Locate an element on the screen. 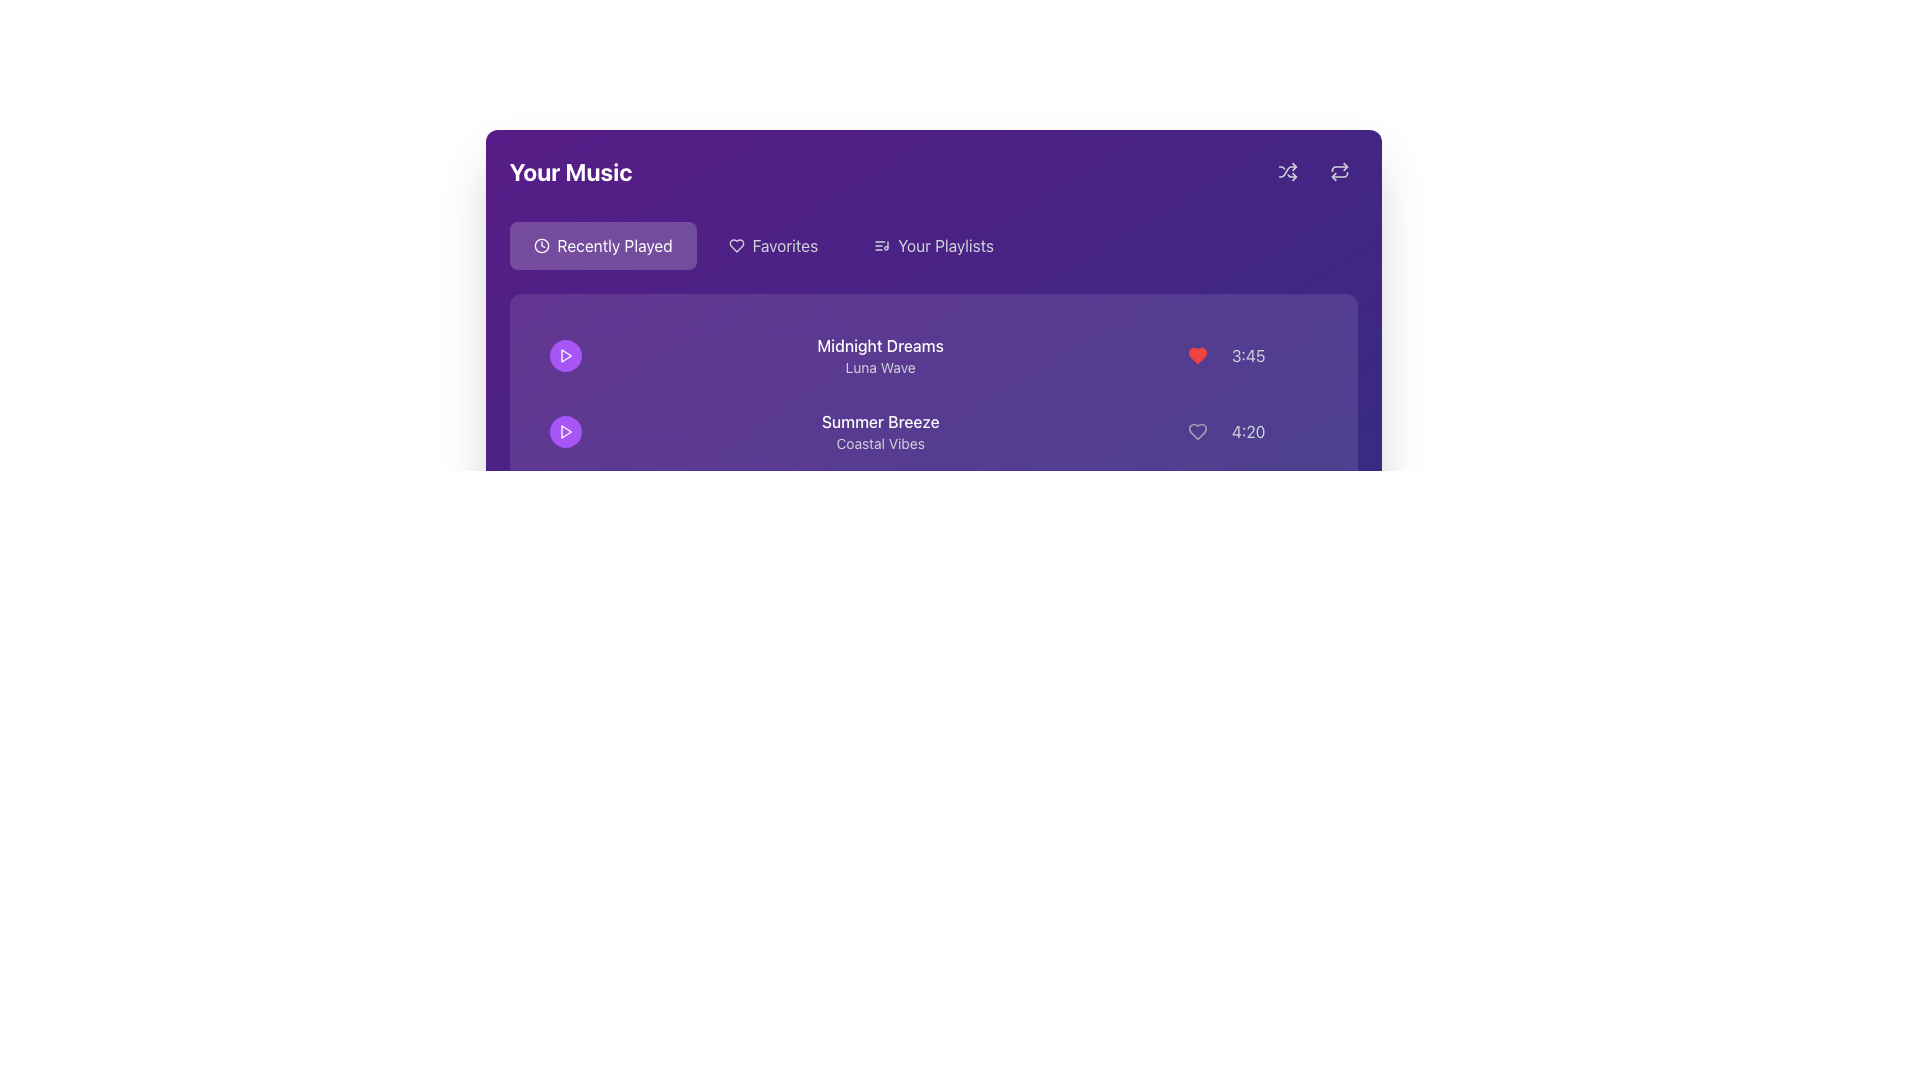 The image size is (1920, 1080). the third navigation link in the horizontal menu, labeled for user playlists is located at coordinates (944, 245).